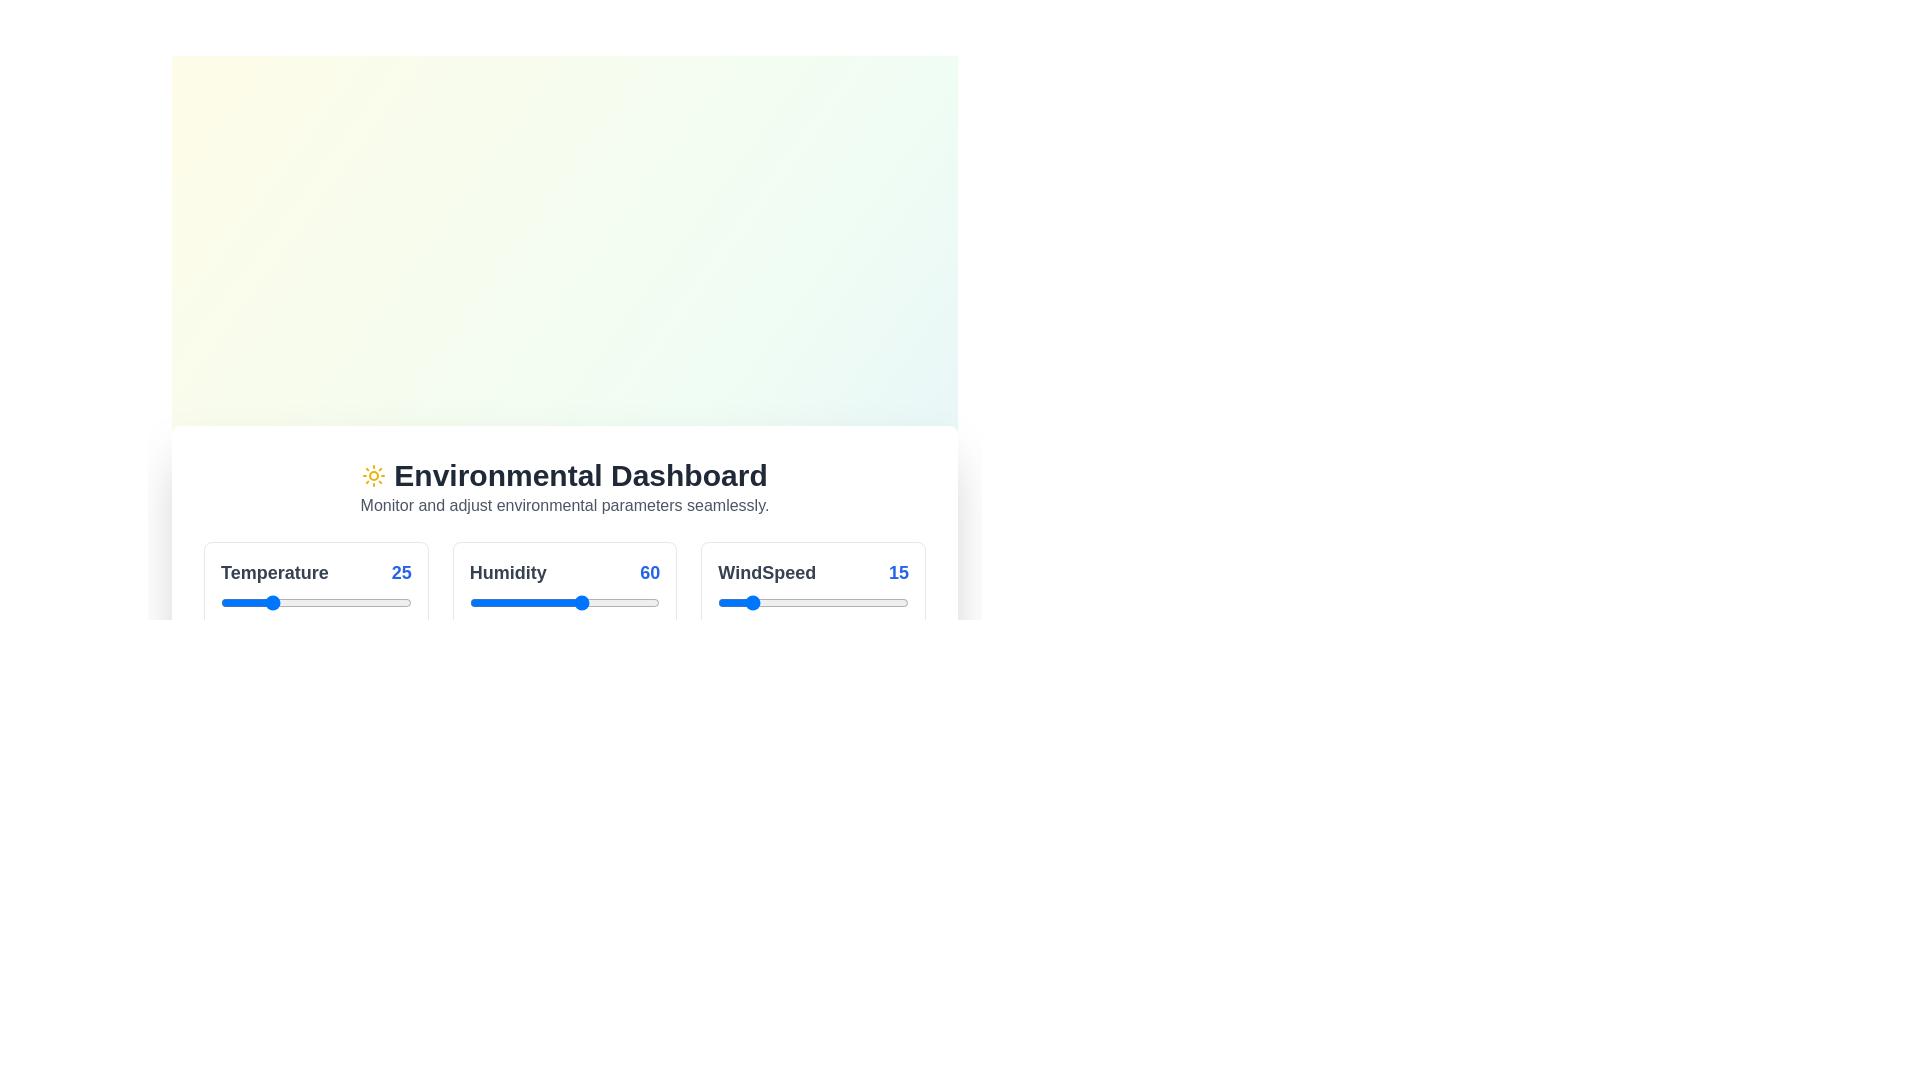  What do you see at coordinates (320, 601) in the screenshot?
I see `the slider` at bounding box center [320, 601].